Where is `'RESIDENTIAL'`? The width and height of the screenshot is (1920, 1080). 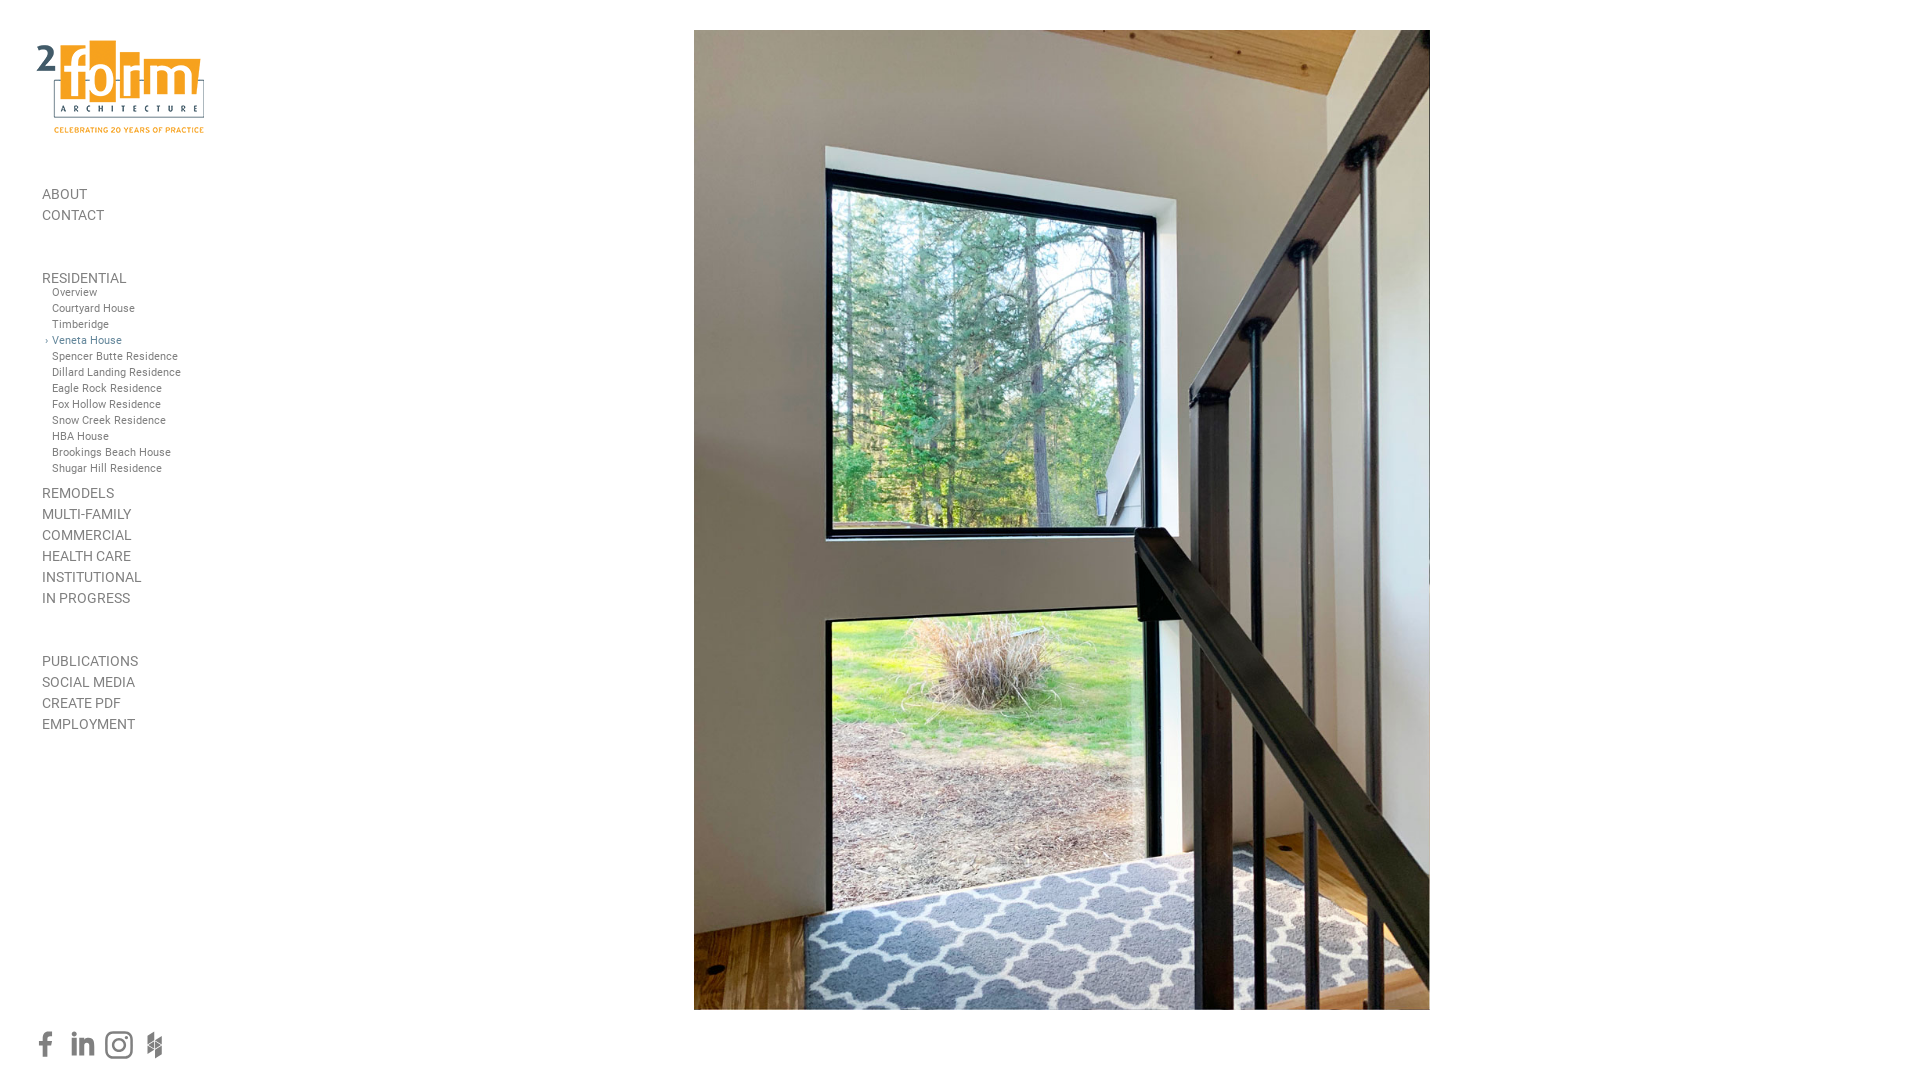
'RESIDENTIAL' is located at coordinates (83, 277).